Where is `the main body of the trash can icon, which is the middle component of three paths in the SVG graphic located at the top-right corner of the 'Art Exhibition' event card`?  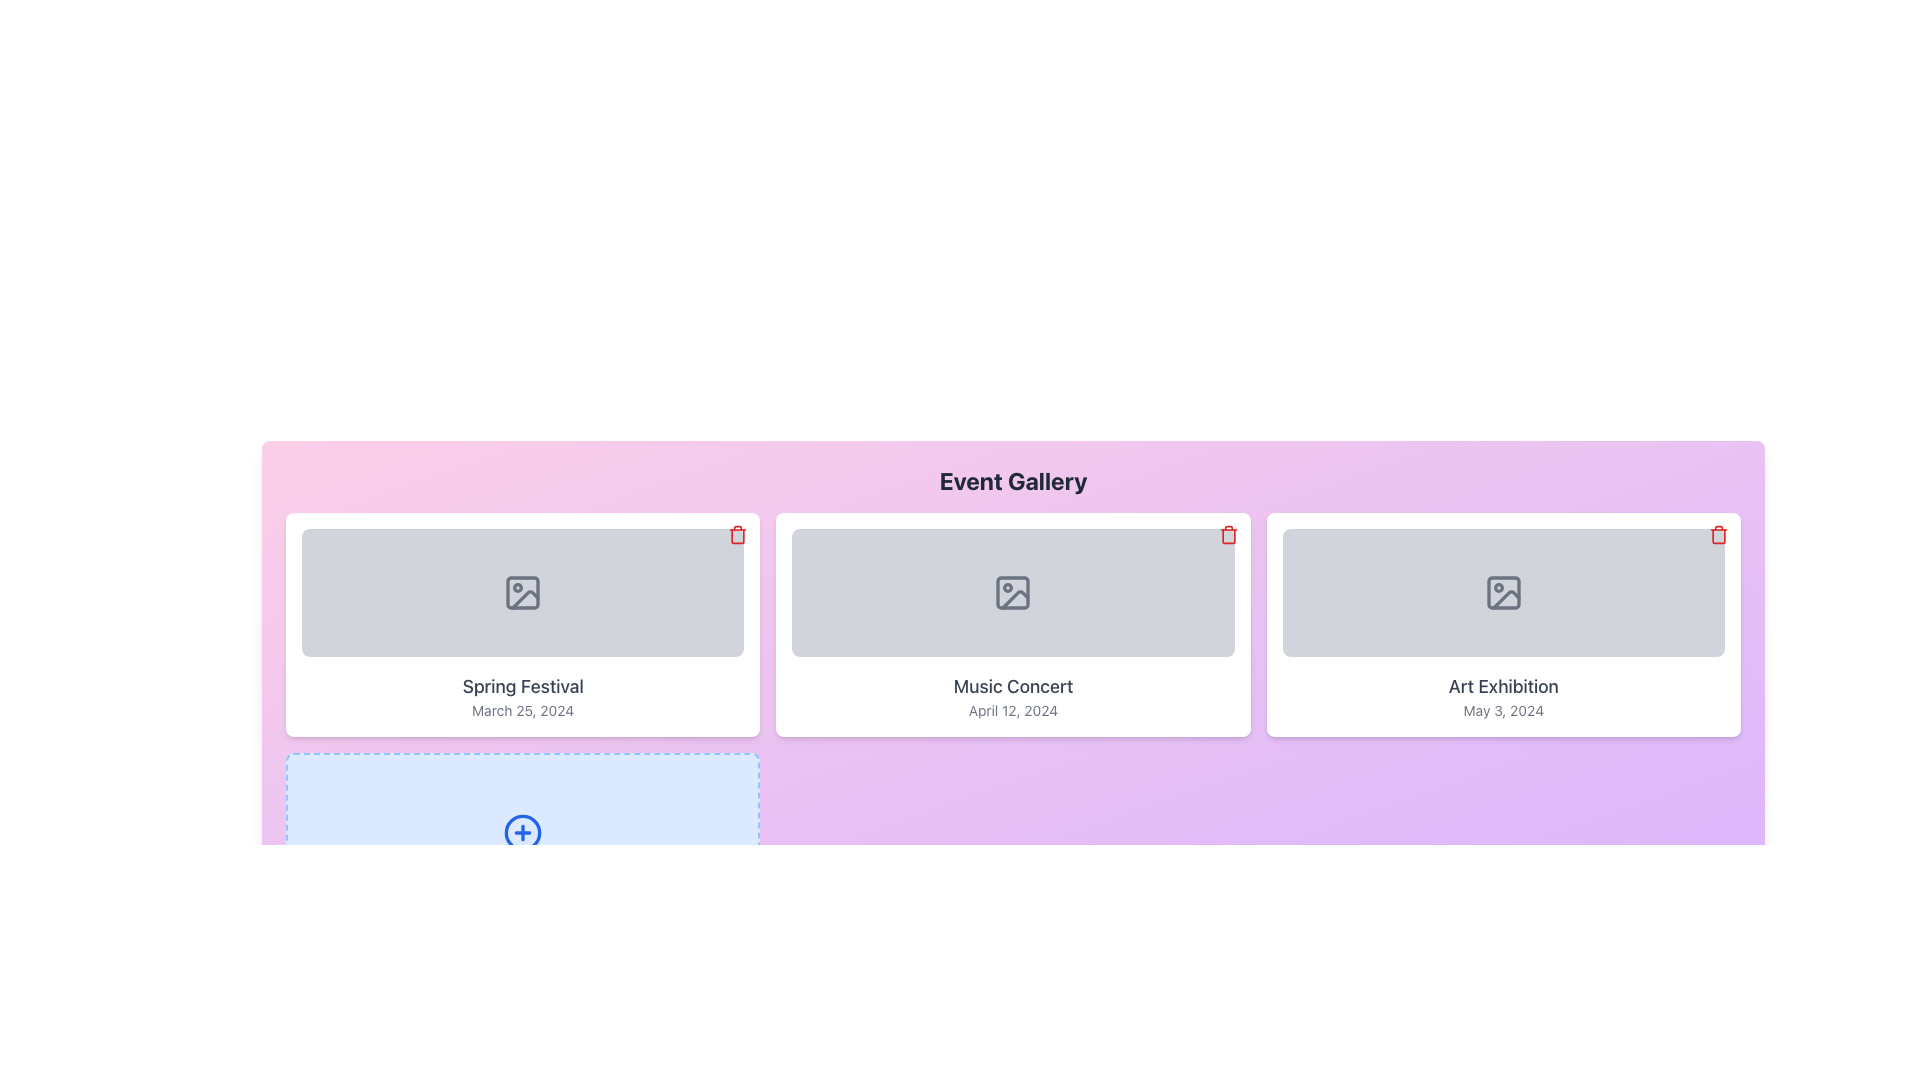 the main body of the trash can icon, which is the middle component of three paths in the SVG graphic located at the top-right corner of the 'Art Exhibition' event card is located at coordinates (1717, 535).